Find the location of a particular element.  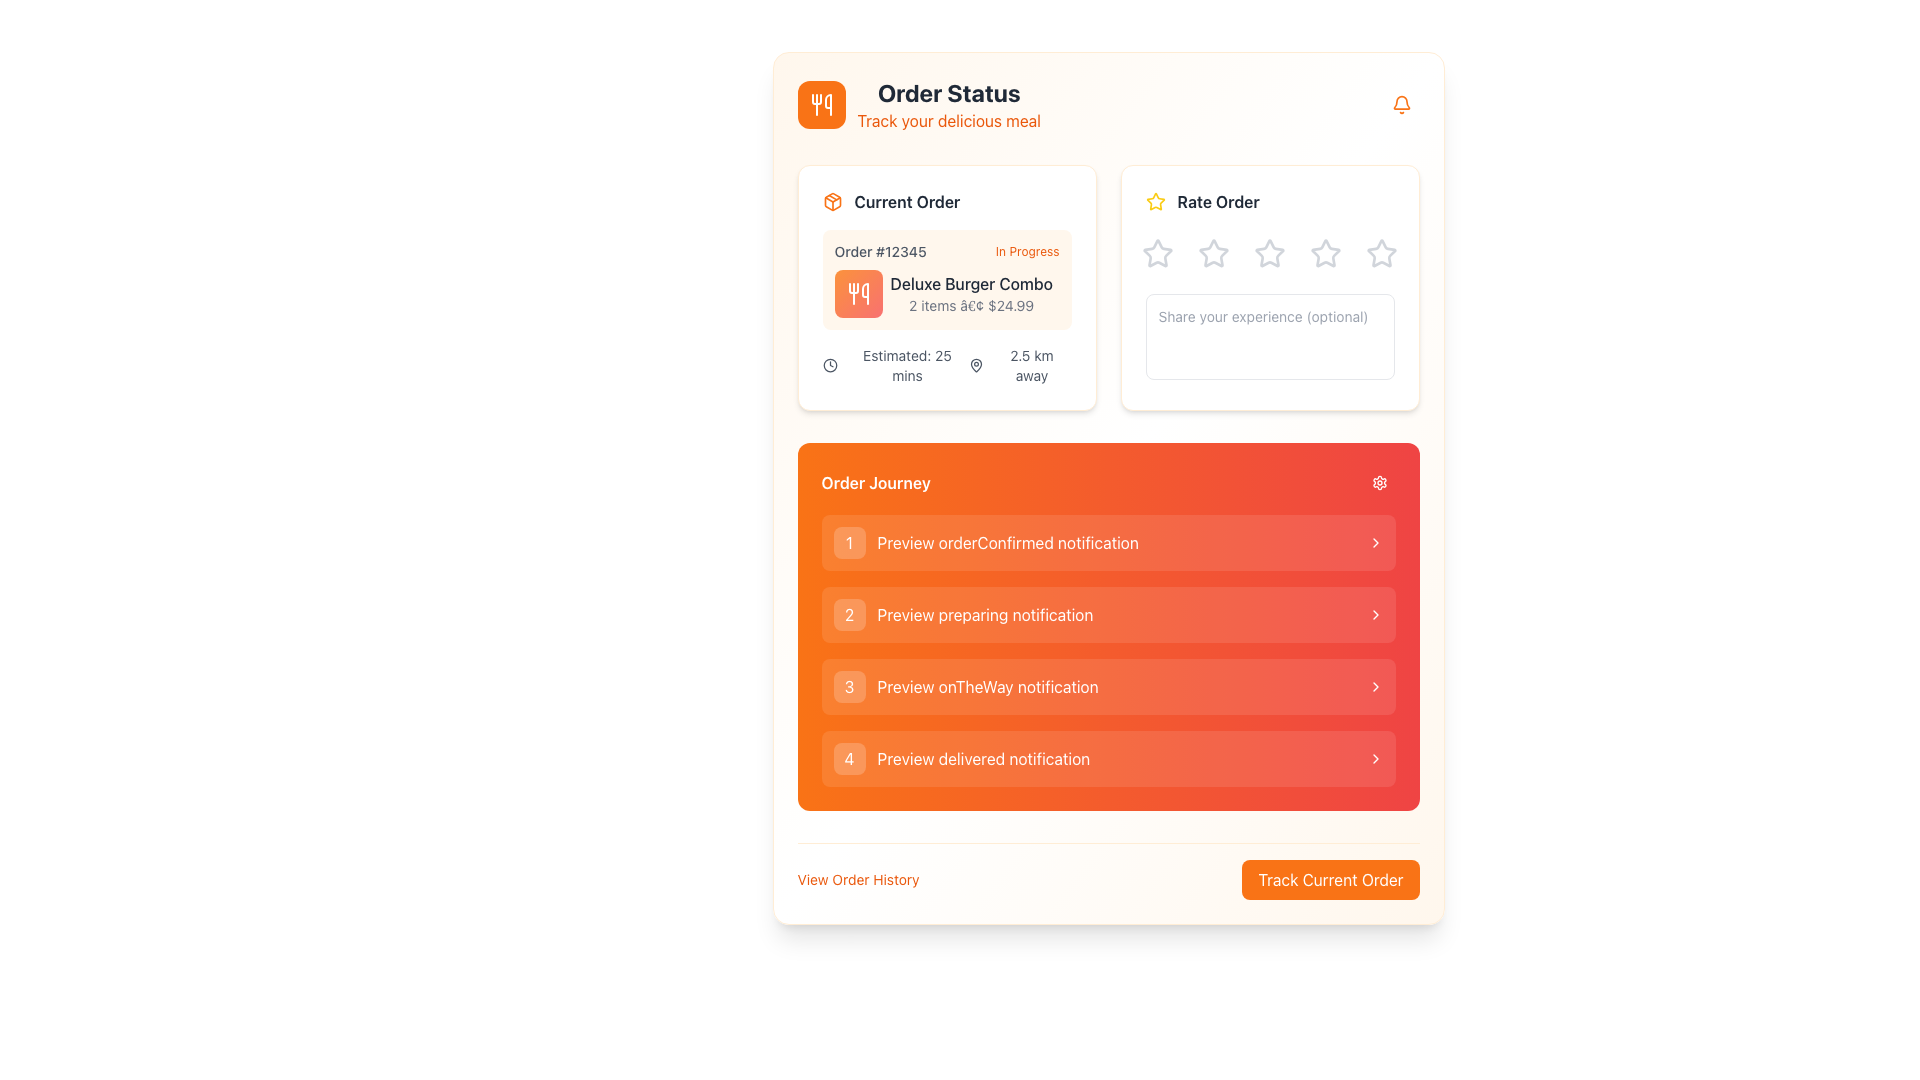

the settings icon located in the top-right corner of the 'Order Journey' section is located at coordinates (1378, 482).